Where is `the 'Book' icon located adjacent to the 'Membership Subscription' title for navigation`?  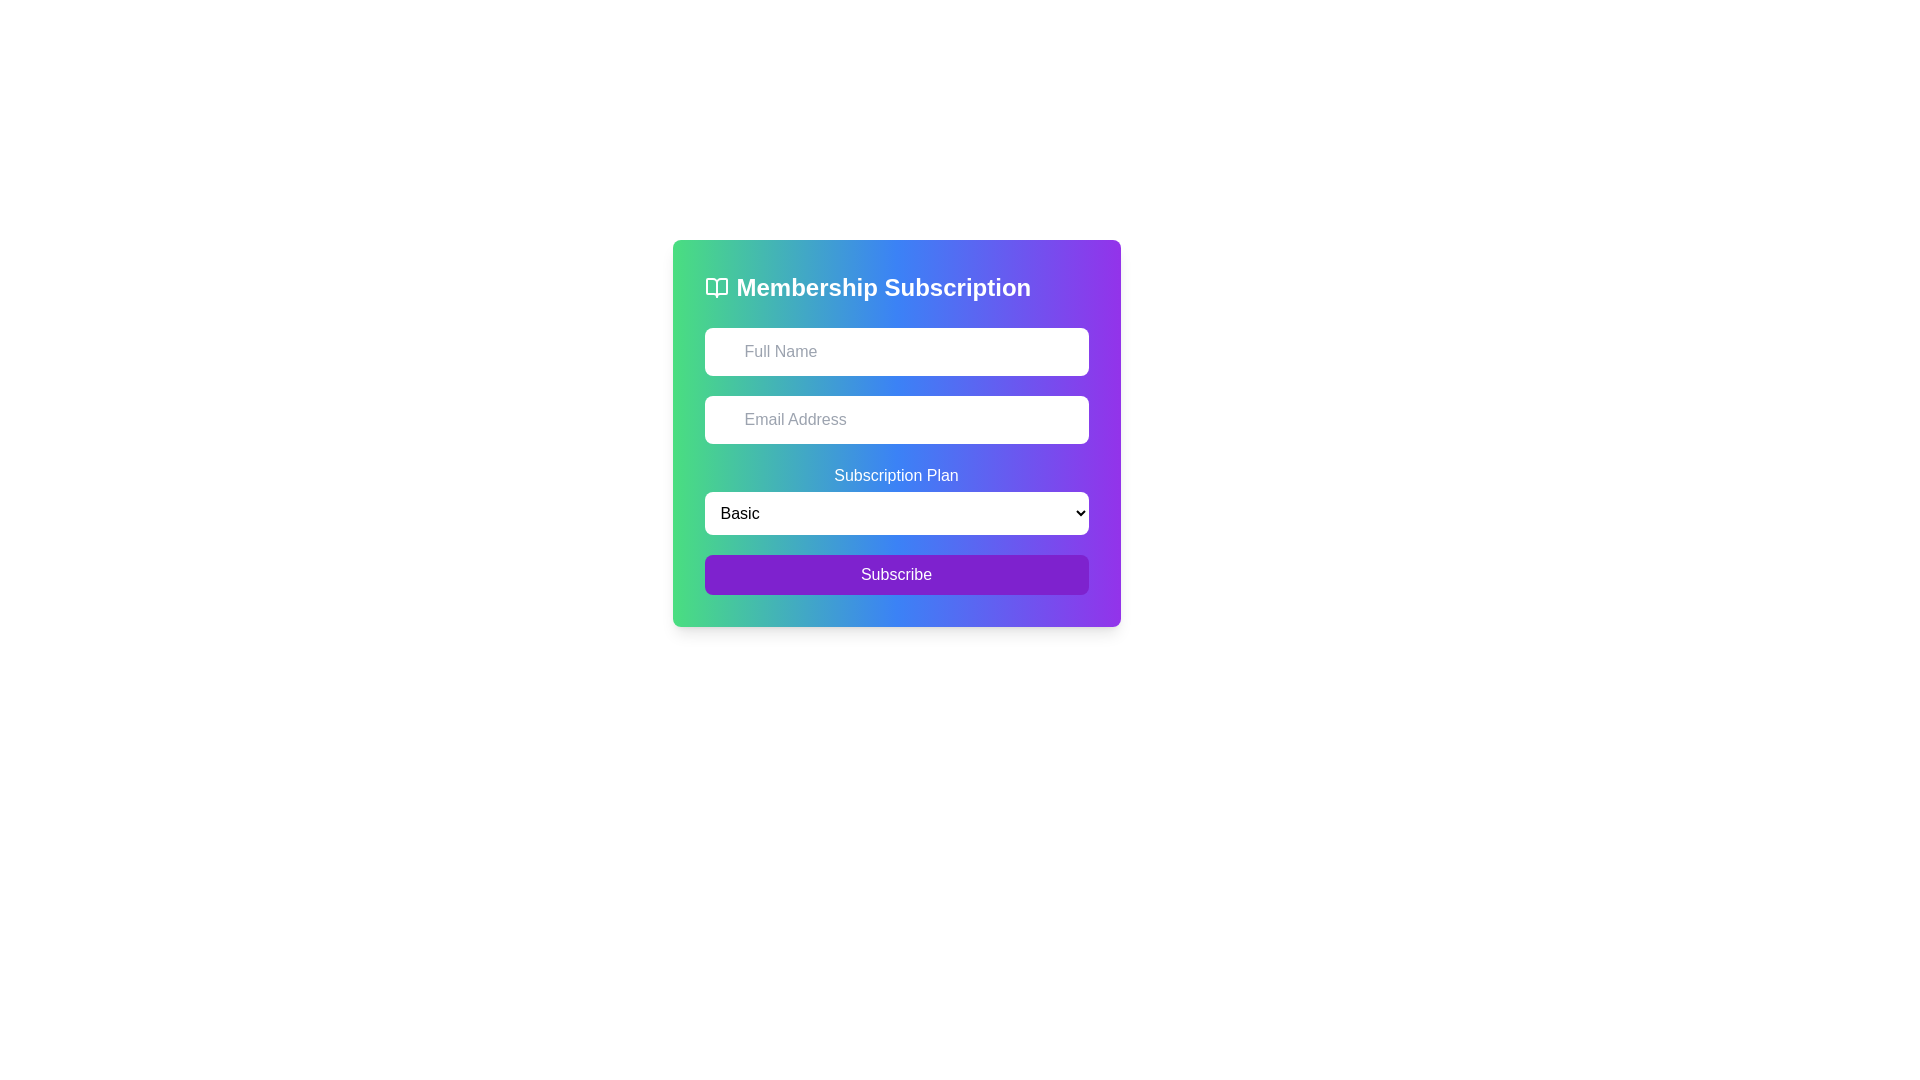 the 'Book' icon located adjacent to the 'Membership Subscription' title for navigation is located at coordinates (716, 288).